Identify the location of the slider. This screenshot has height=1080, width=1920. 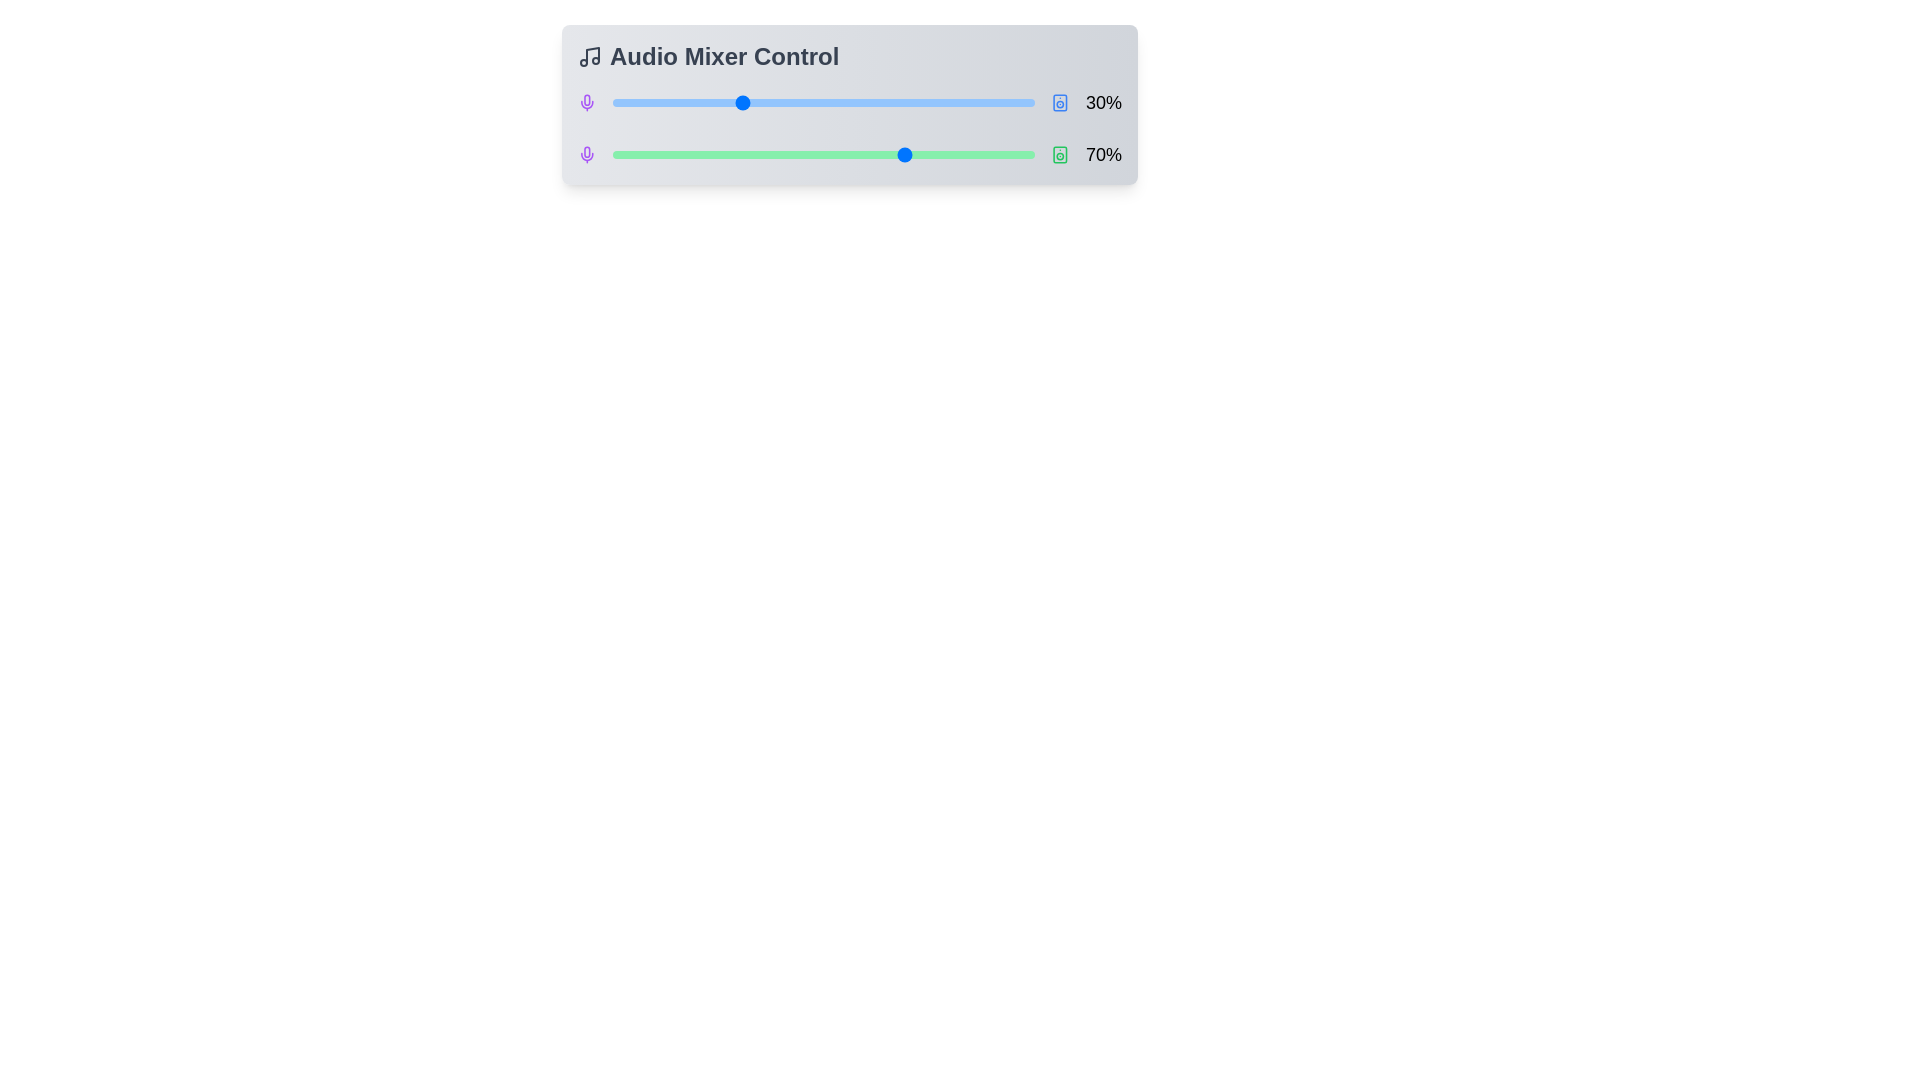
(714, 103).